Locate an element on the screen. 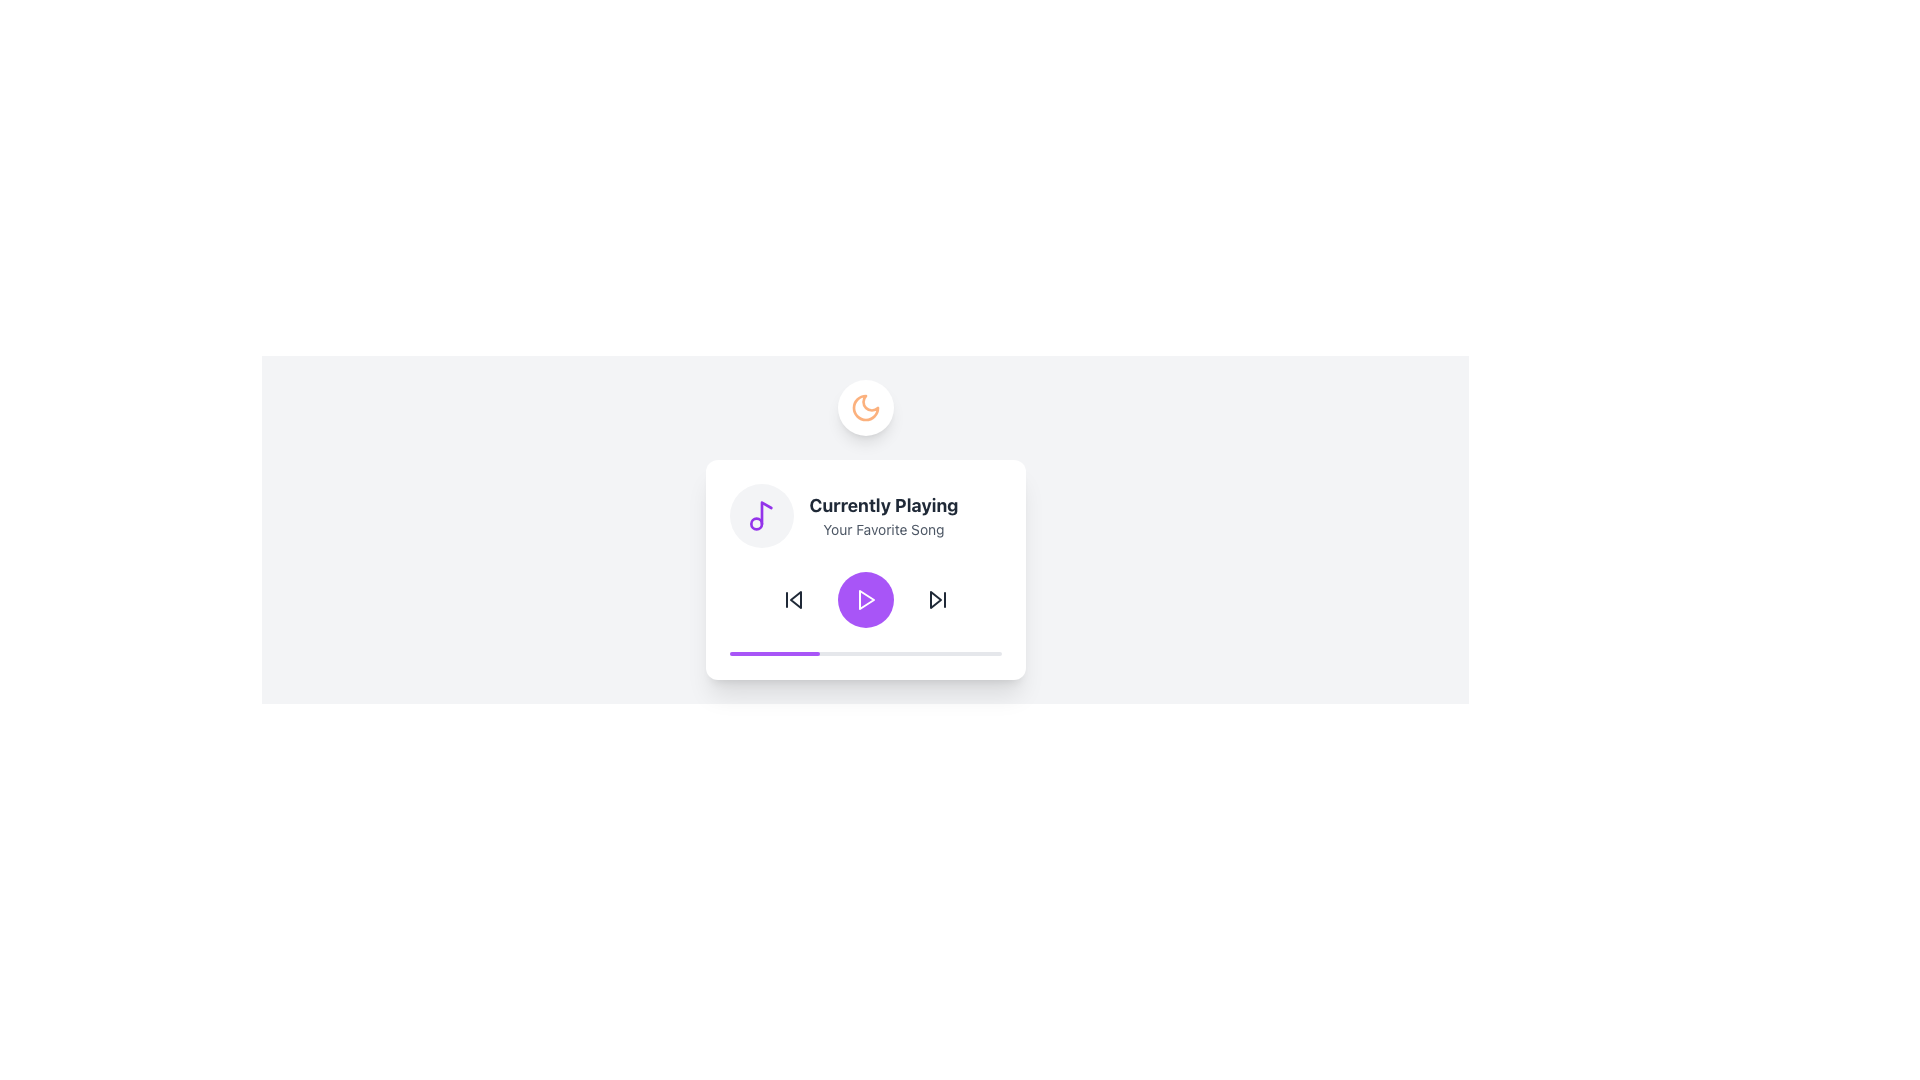  the rounded button with a leftward skip-backward icon located in the horizontal toolbar below the 'Currently Playing' label in the music player interface is located at coordinates (792, 599).